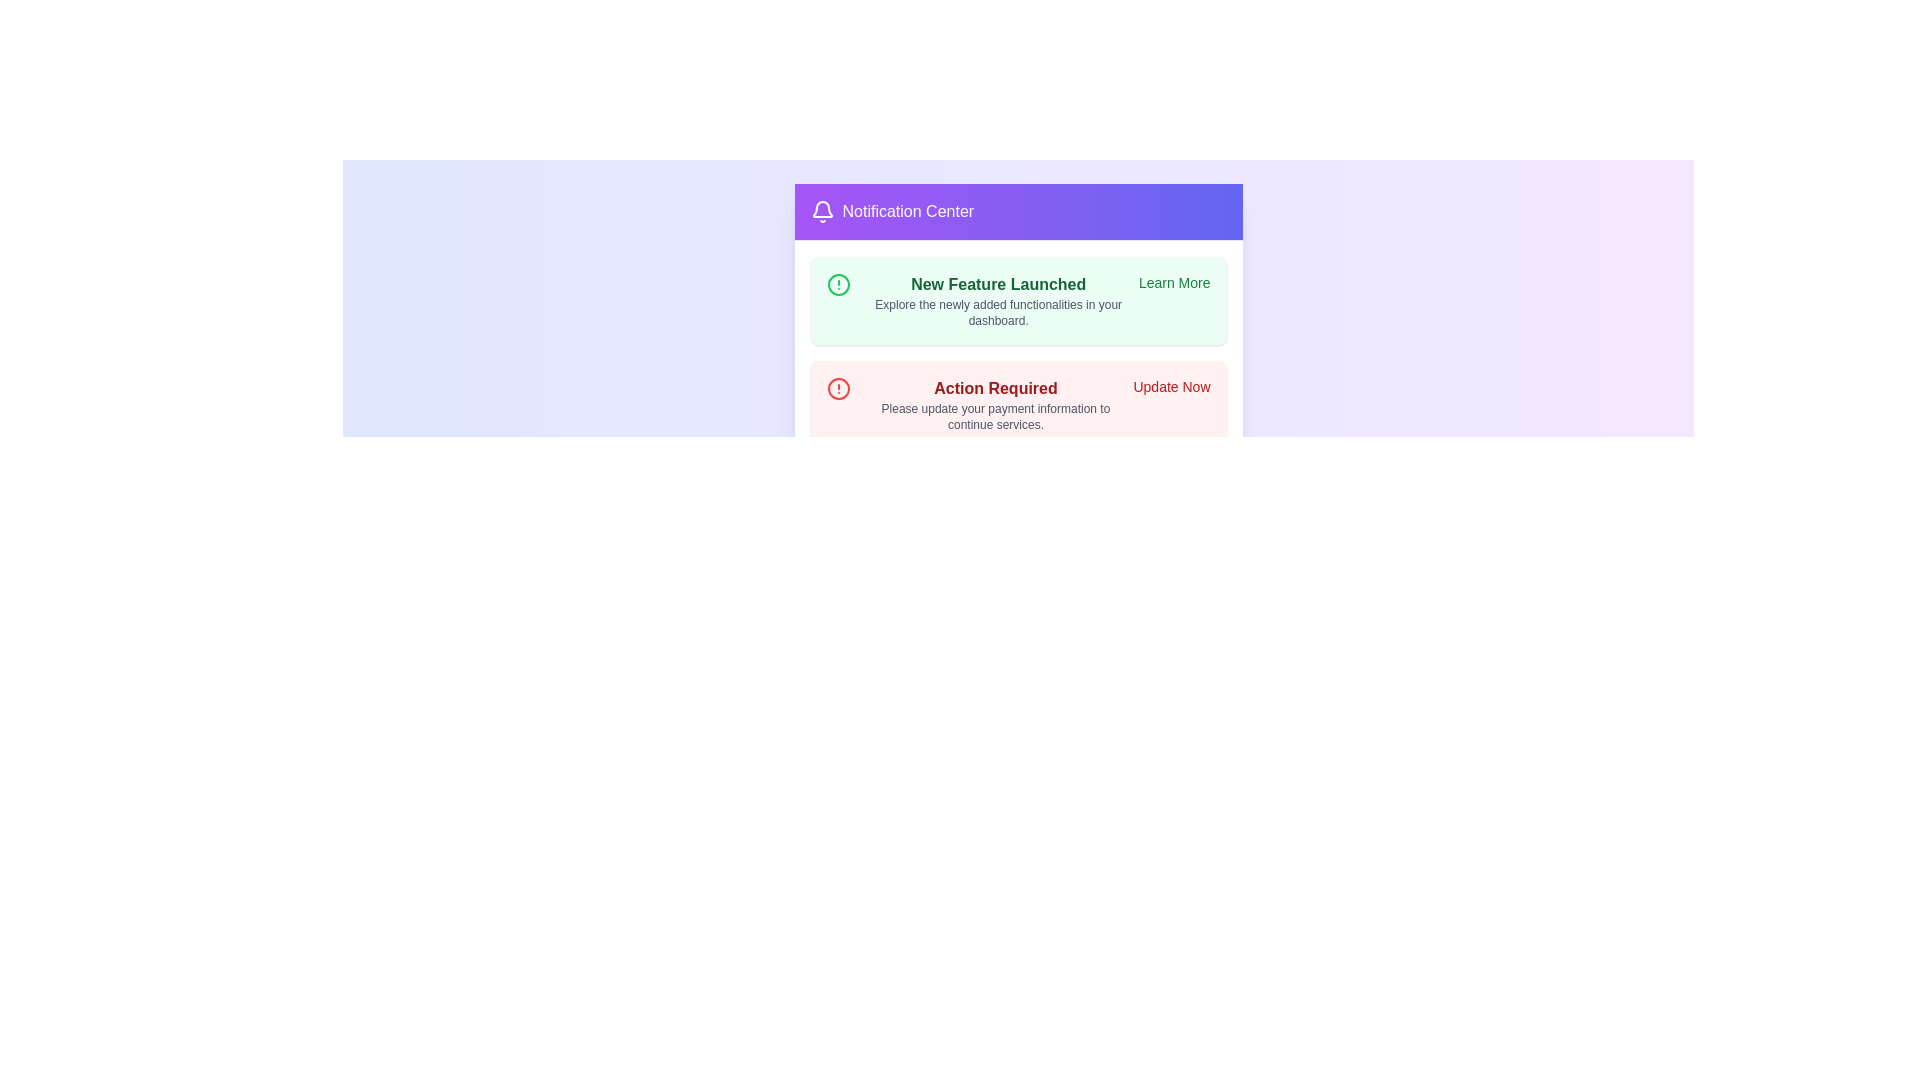 The image size is (1920, 1080). What do you see at coordinates (995, 389) in the screenshot?
I see `the bold red text label stating 'Action Required', which is part of a notification block with a red background and an exclamation icon` at bounding box center [995, 389].